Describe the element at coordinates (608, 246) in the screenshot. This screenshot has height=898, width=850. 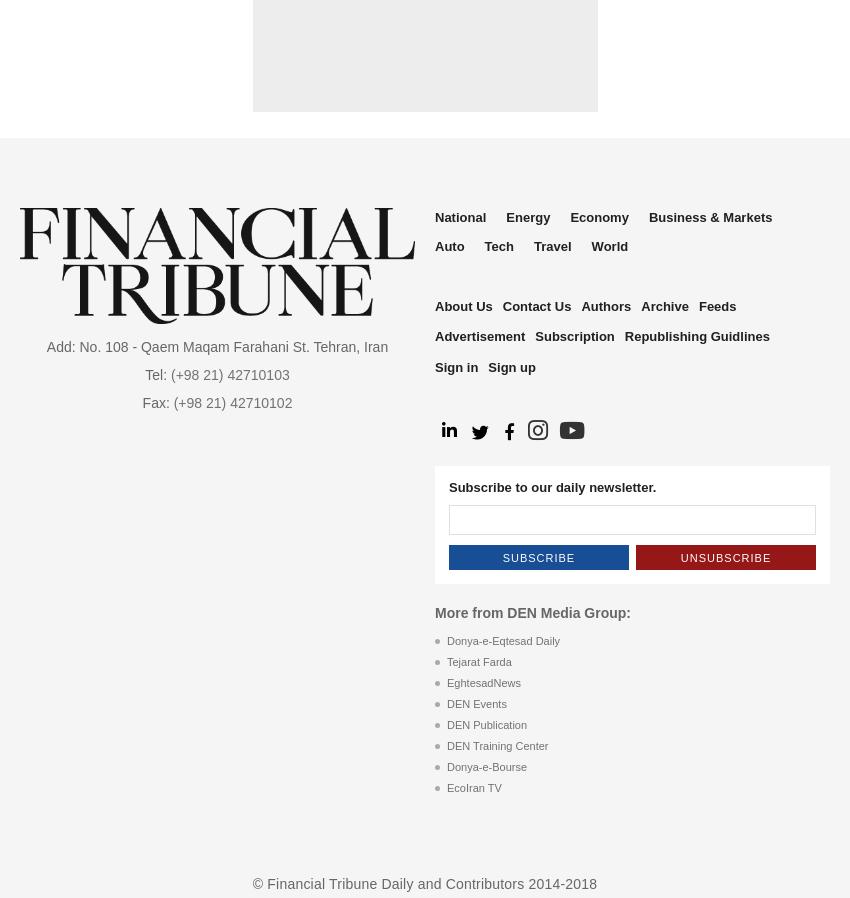
I see `'World'` at that location.